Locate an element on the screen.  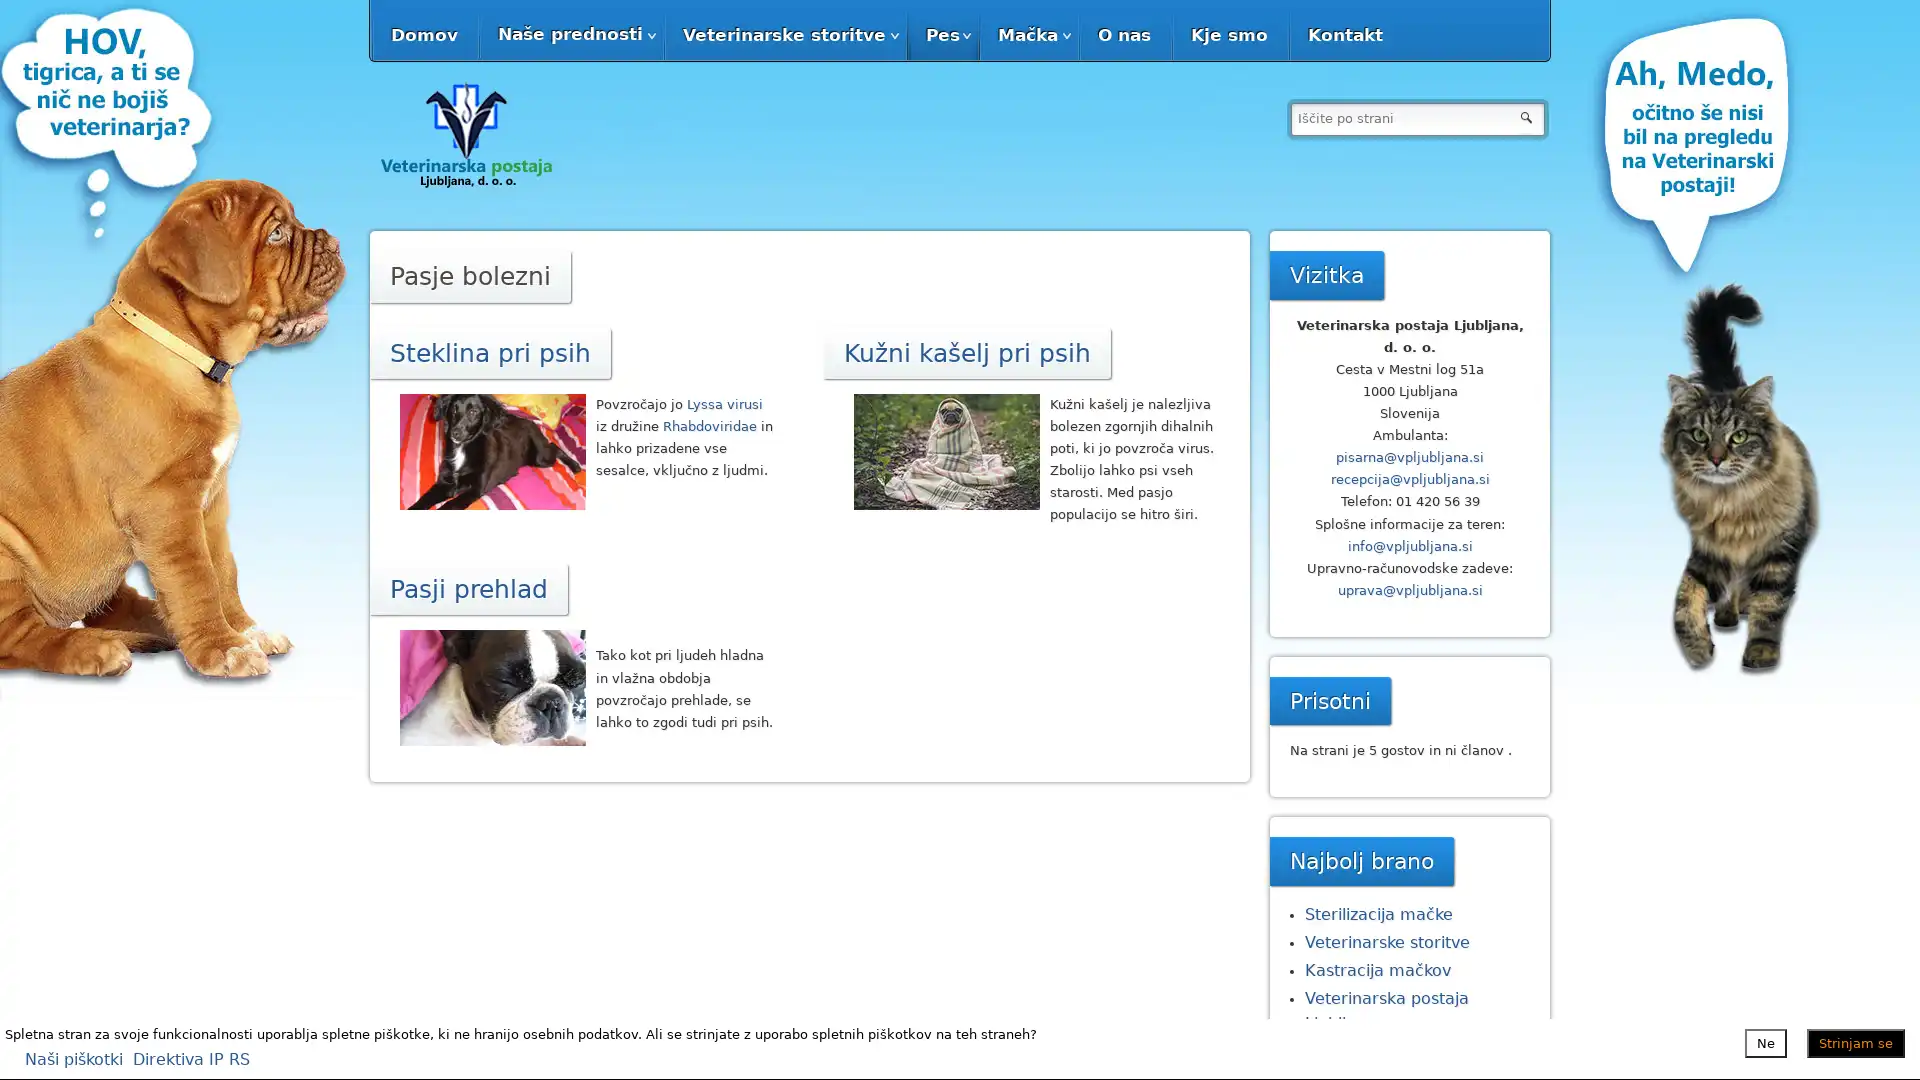
Ne is located at coordinates (1766, 1041).